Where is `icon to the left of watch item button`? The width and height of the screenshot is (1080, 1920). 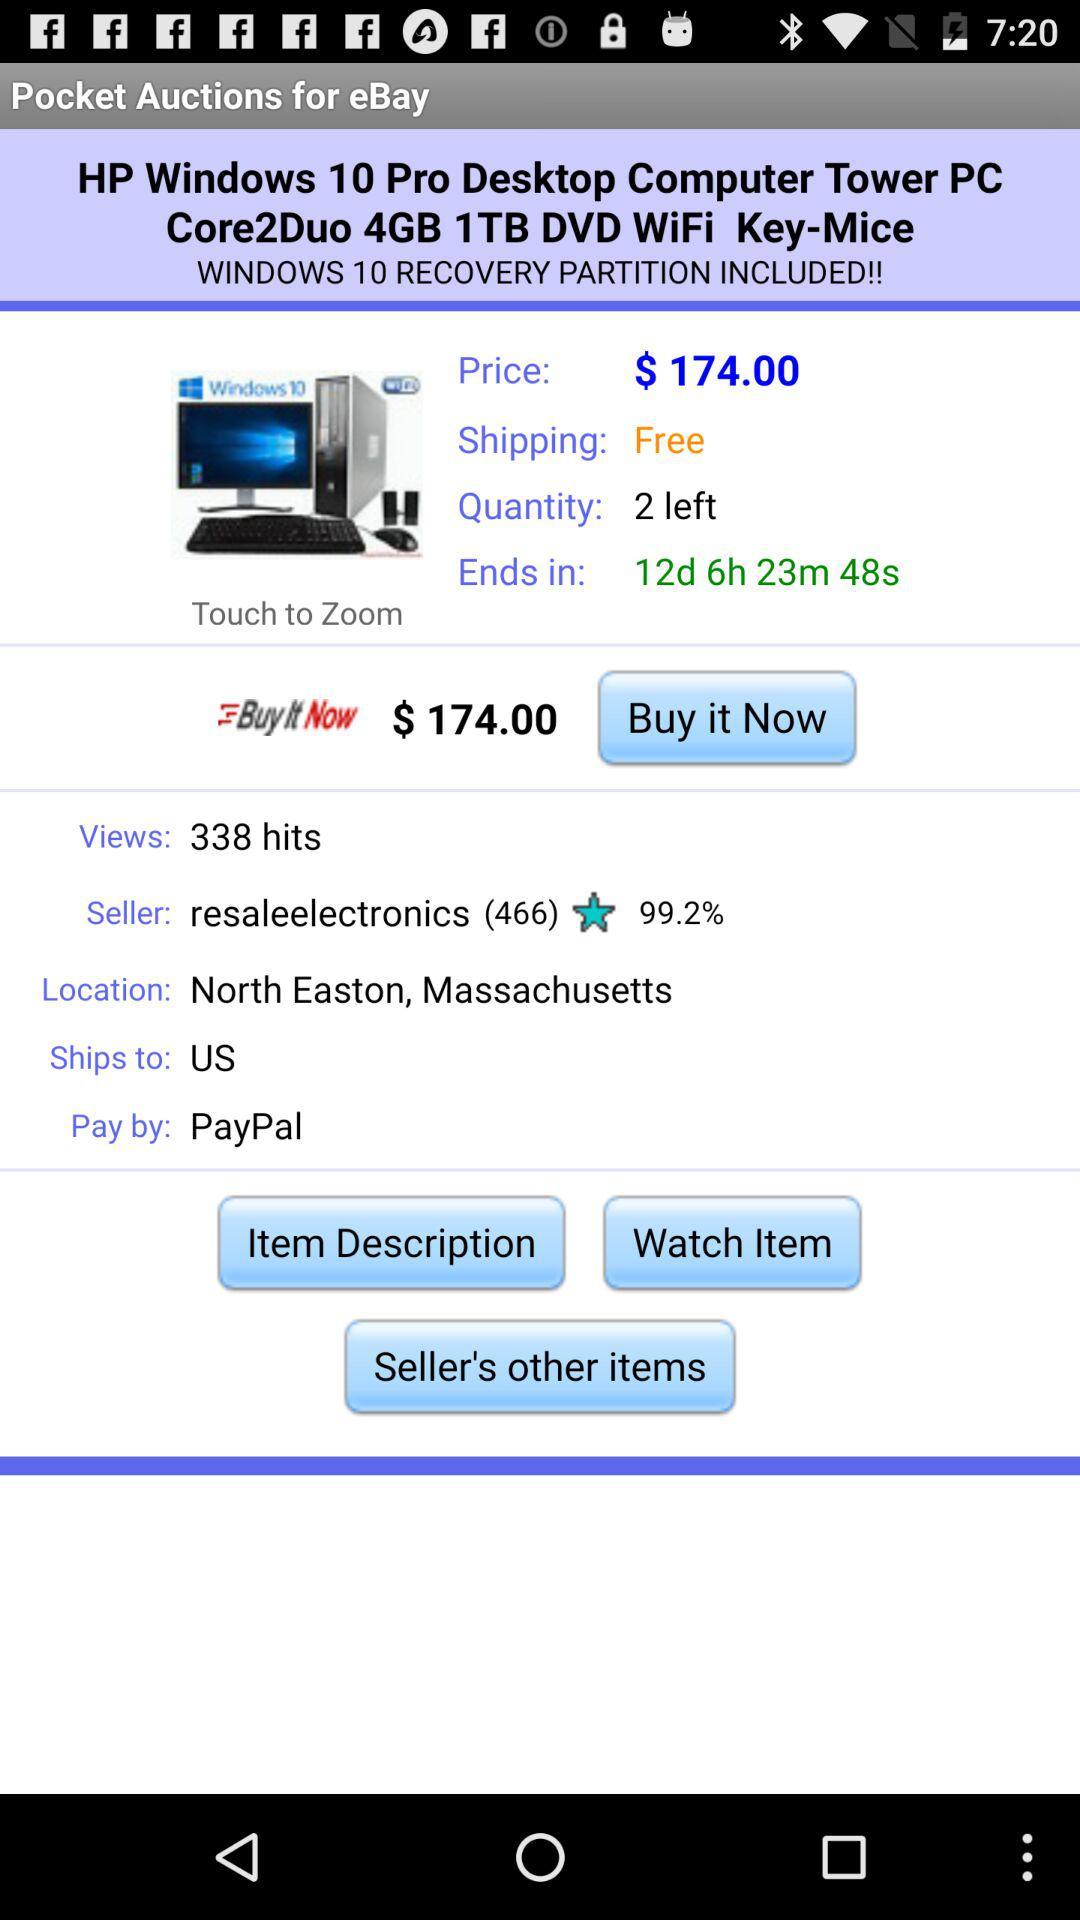
icon to the left of watch item button is located at coordinates (391, 1241).